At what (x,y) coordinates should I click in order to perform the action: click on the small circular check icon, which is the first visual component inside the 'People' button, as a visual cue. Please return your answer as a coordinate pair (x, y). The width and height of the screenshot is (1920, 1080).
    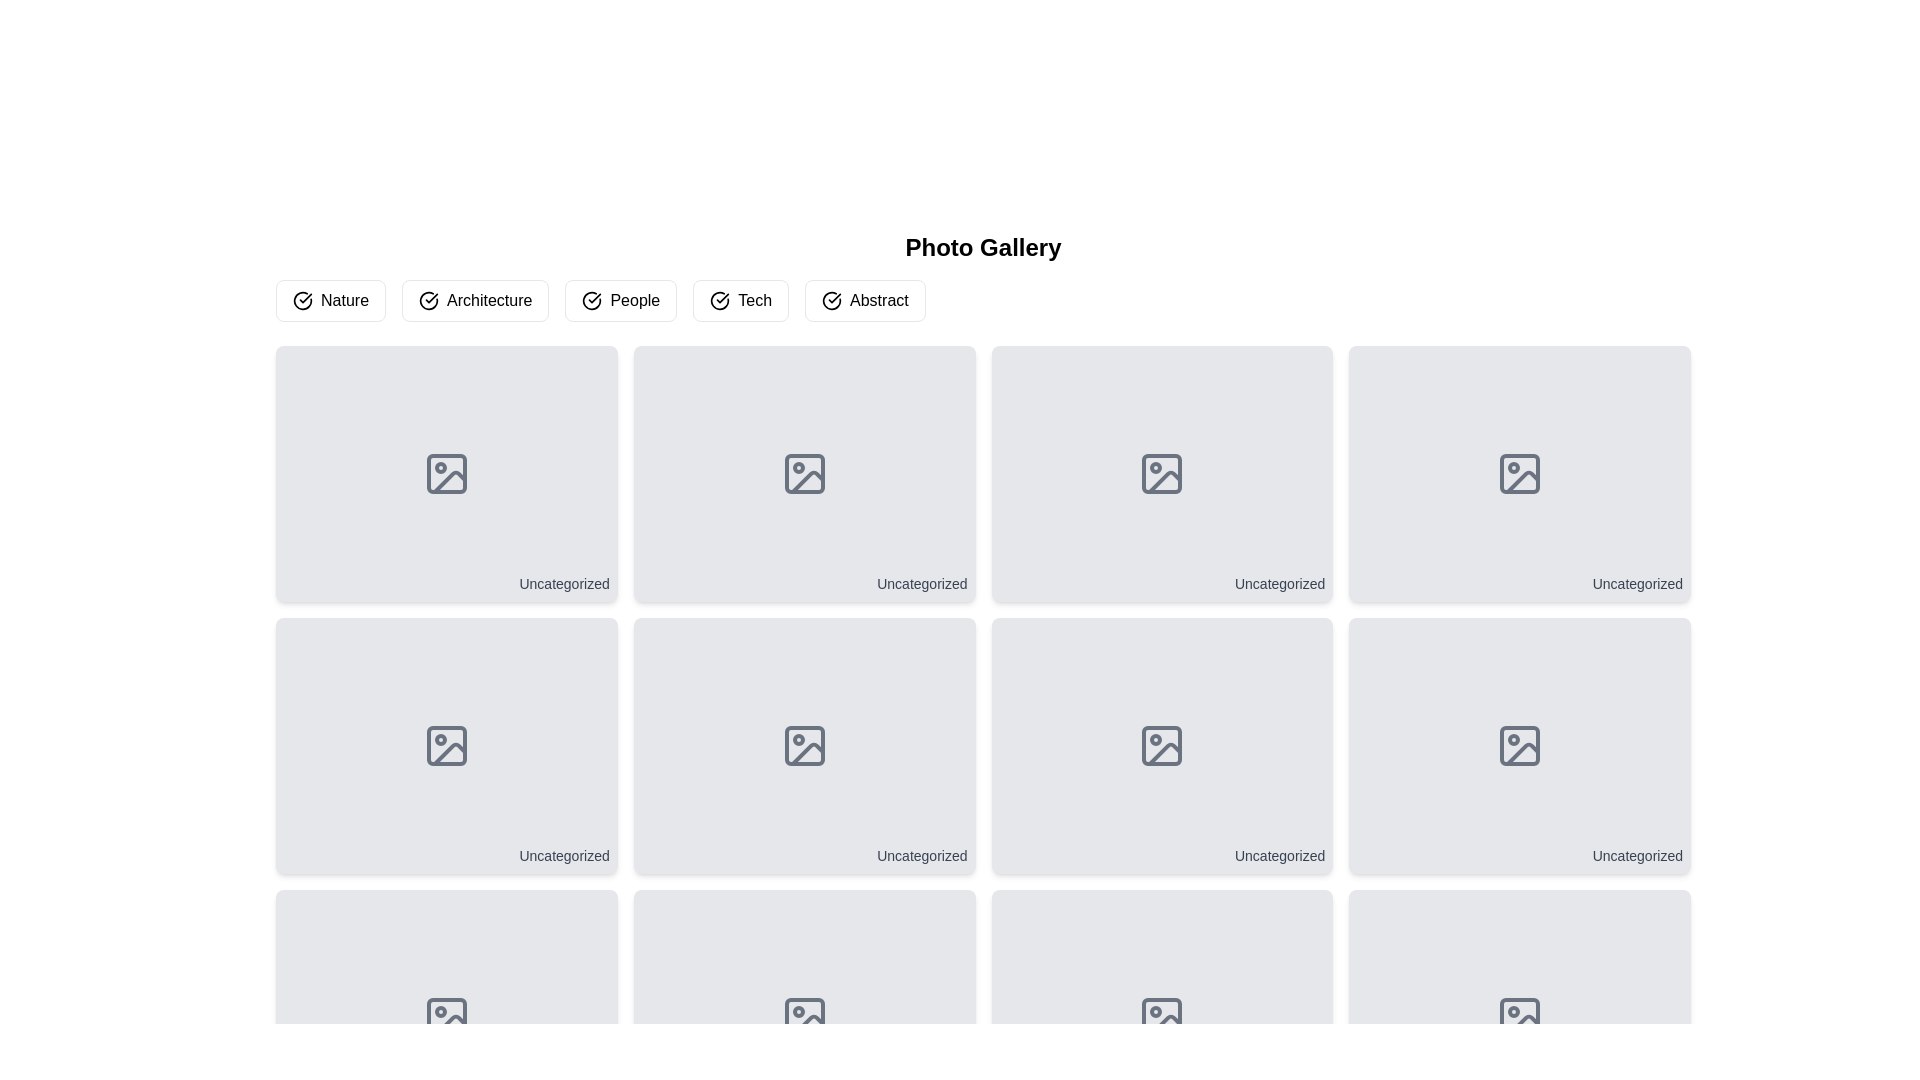
    Looking at the image, I should click on (591, 300).